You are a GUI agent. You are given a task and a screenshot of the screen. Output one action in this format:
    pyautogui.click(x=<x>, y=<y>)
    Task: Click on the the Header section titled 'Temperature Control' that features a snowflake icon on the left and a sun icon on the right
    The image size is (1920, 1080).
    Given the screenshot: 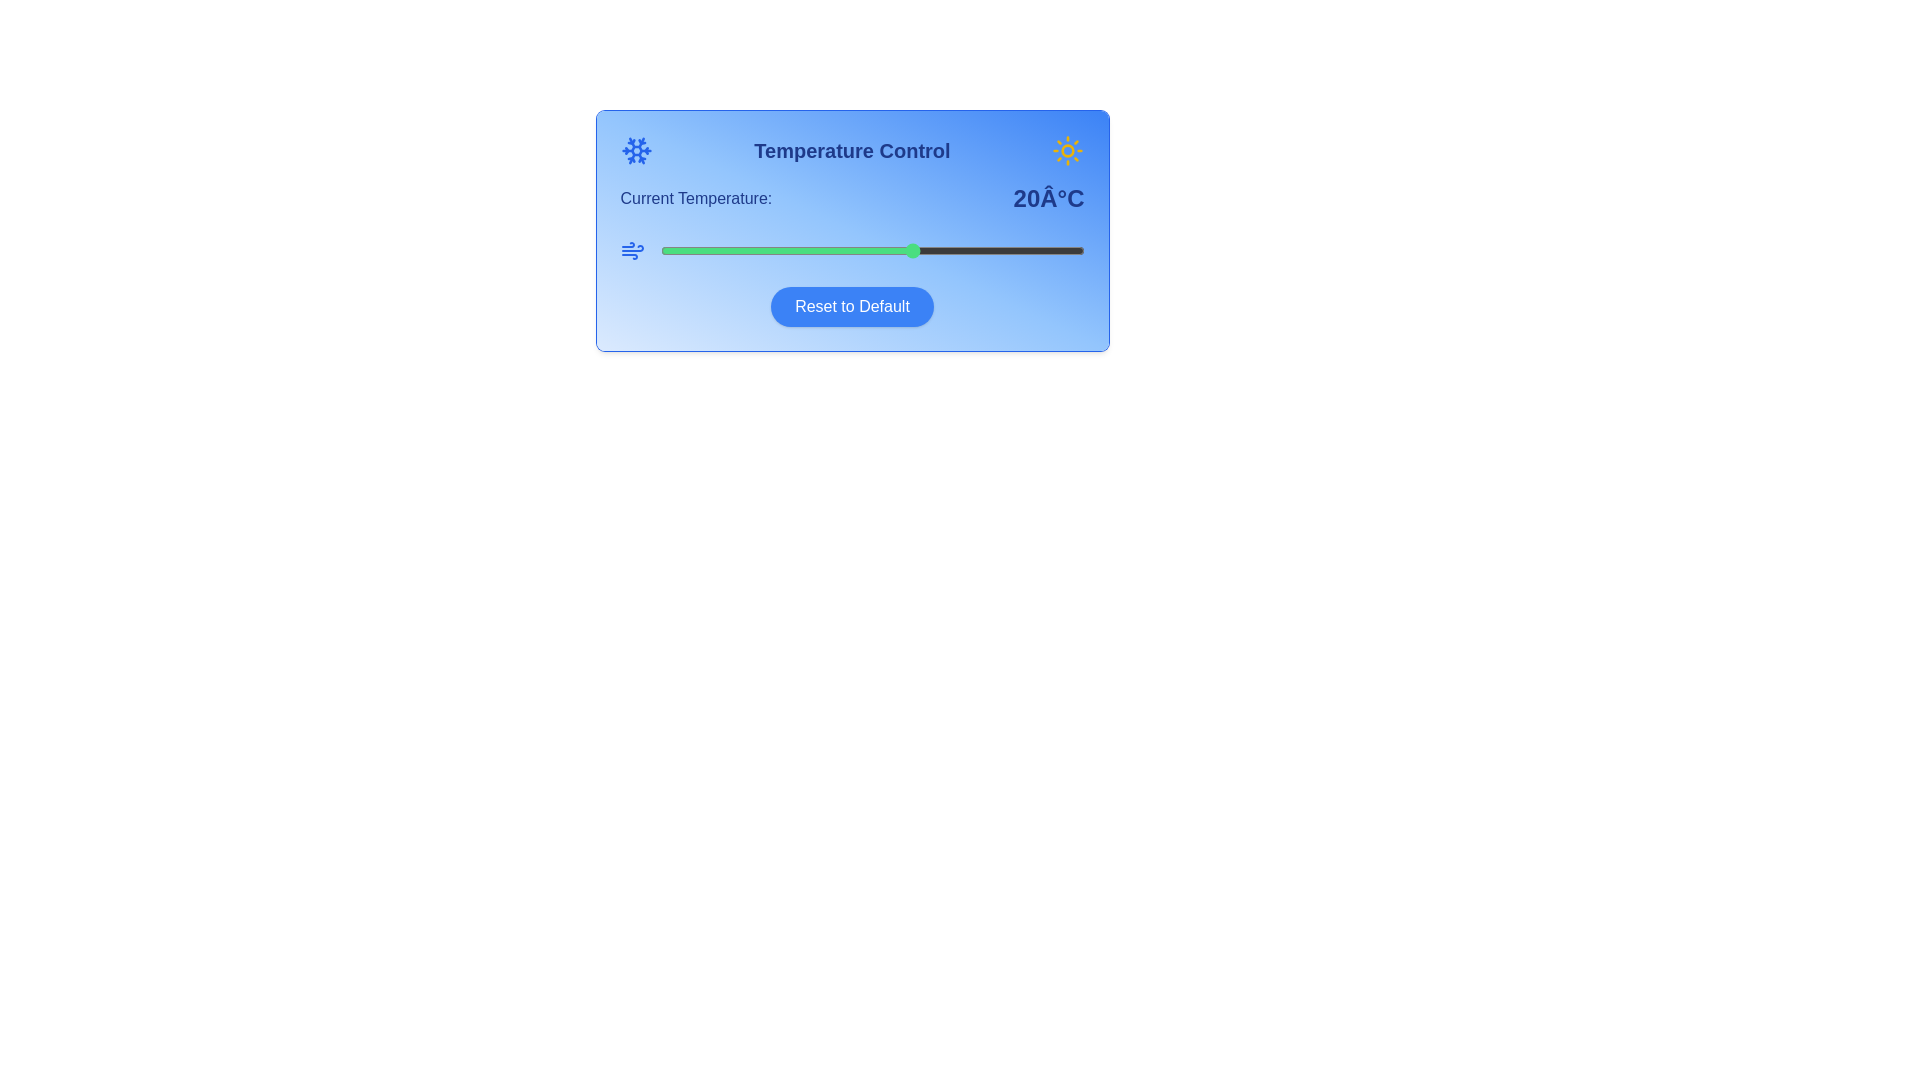 What is the action you would take?
    pyautogui.click(x=852, y=149)
    